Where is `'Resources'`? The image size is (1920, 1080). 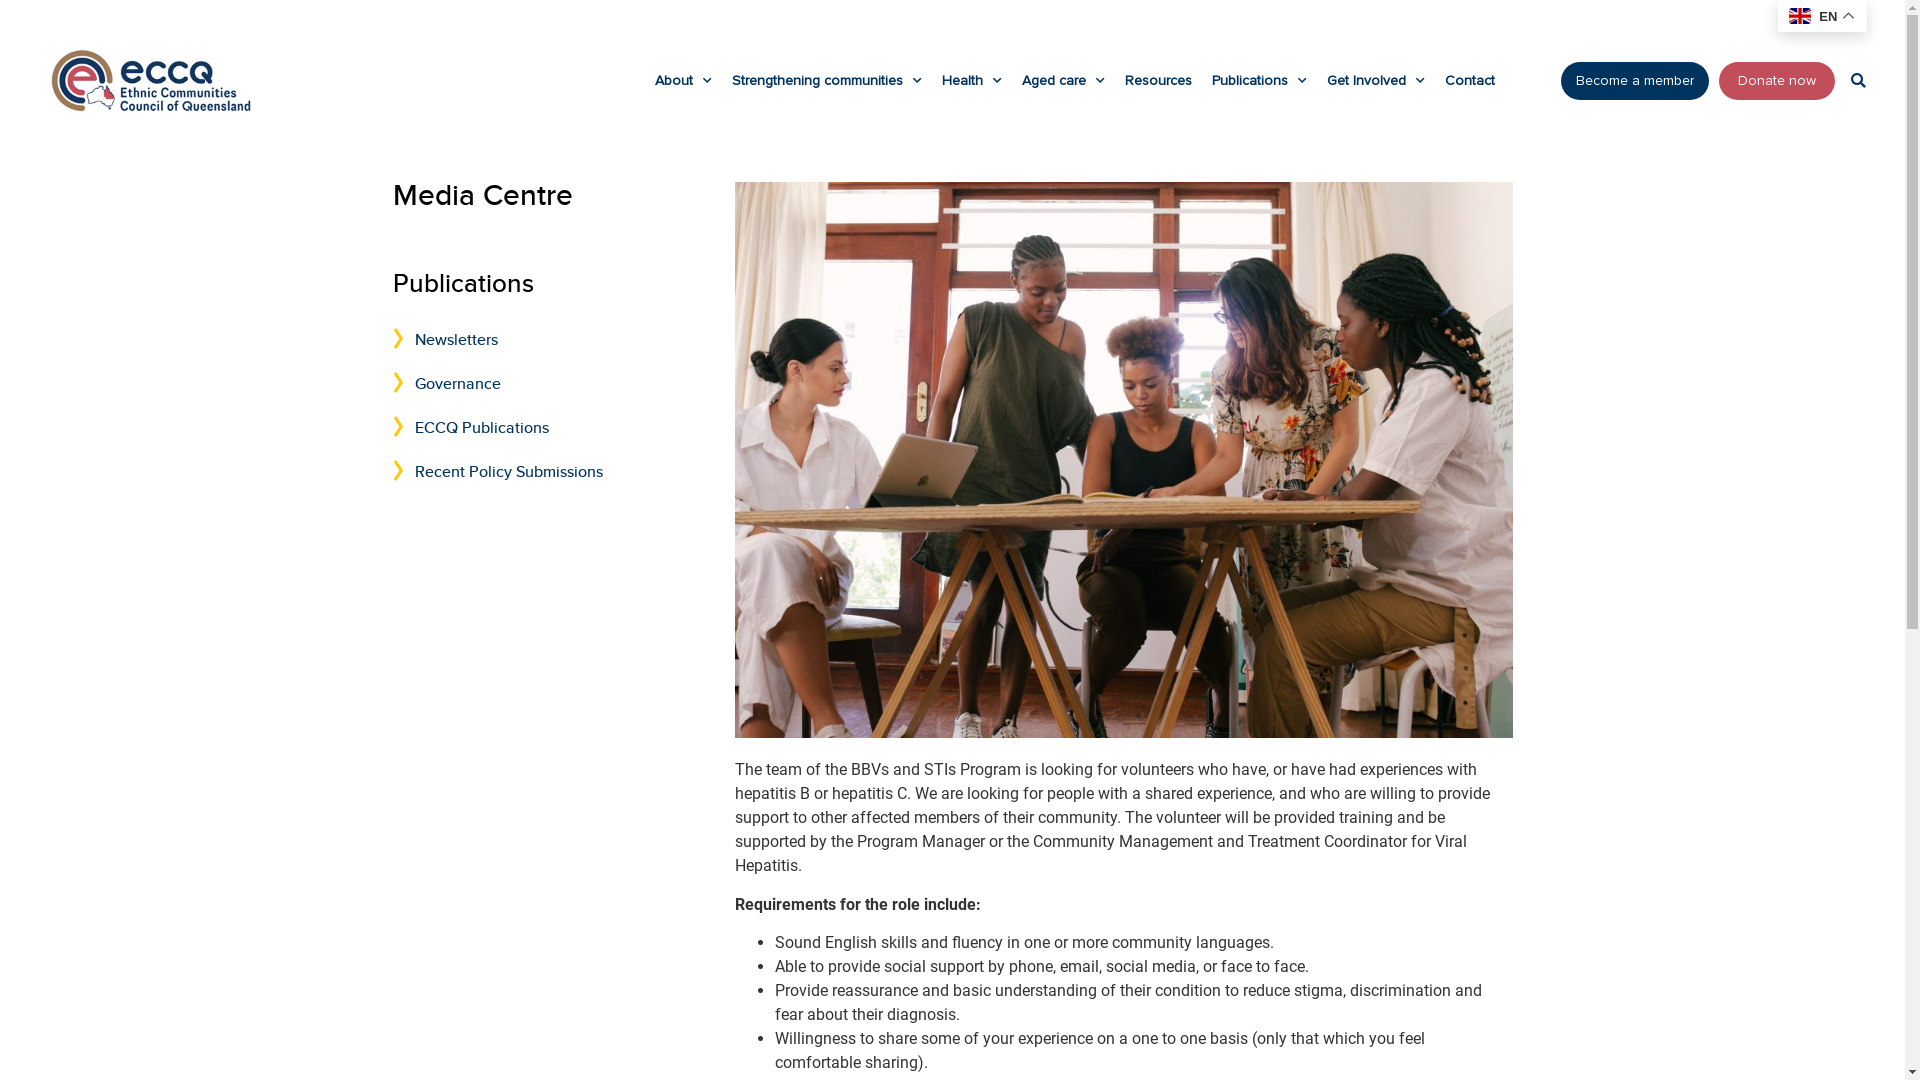
'Resources' is located at coordinates (1158, 80).